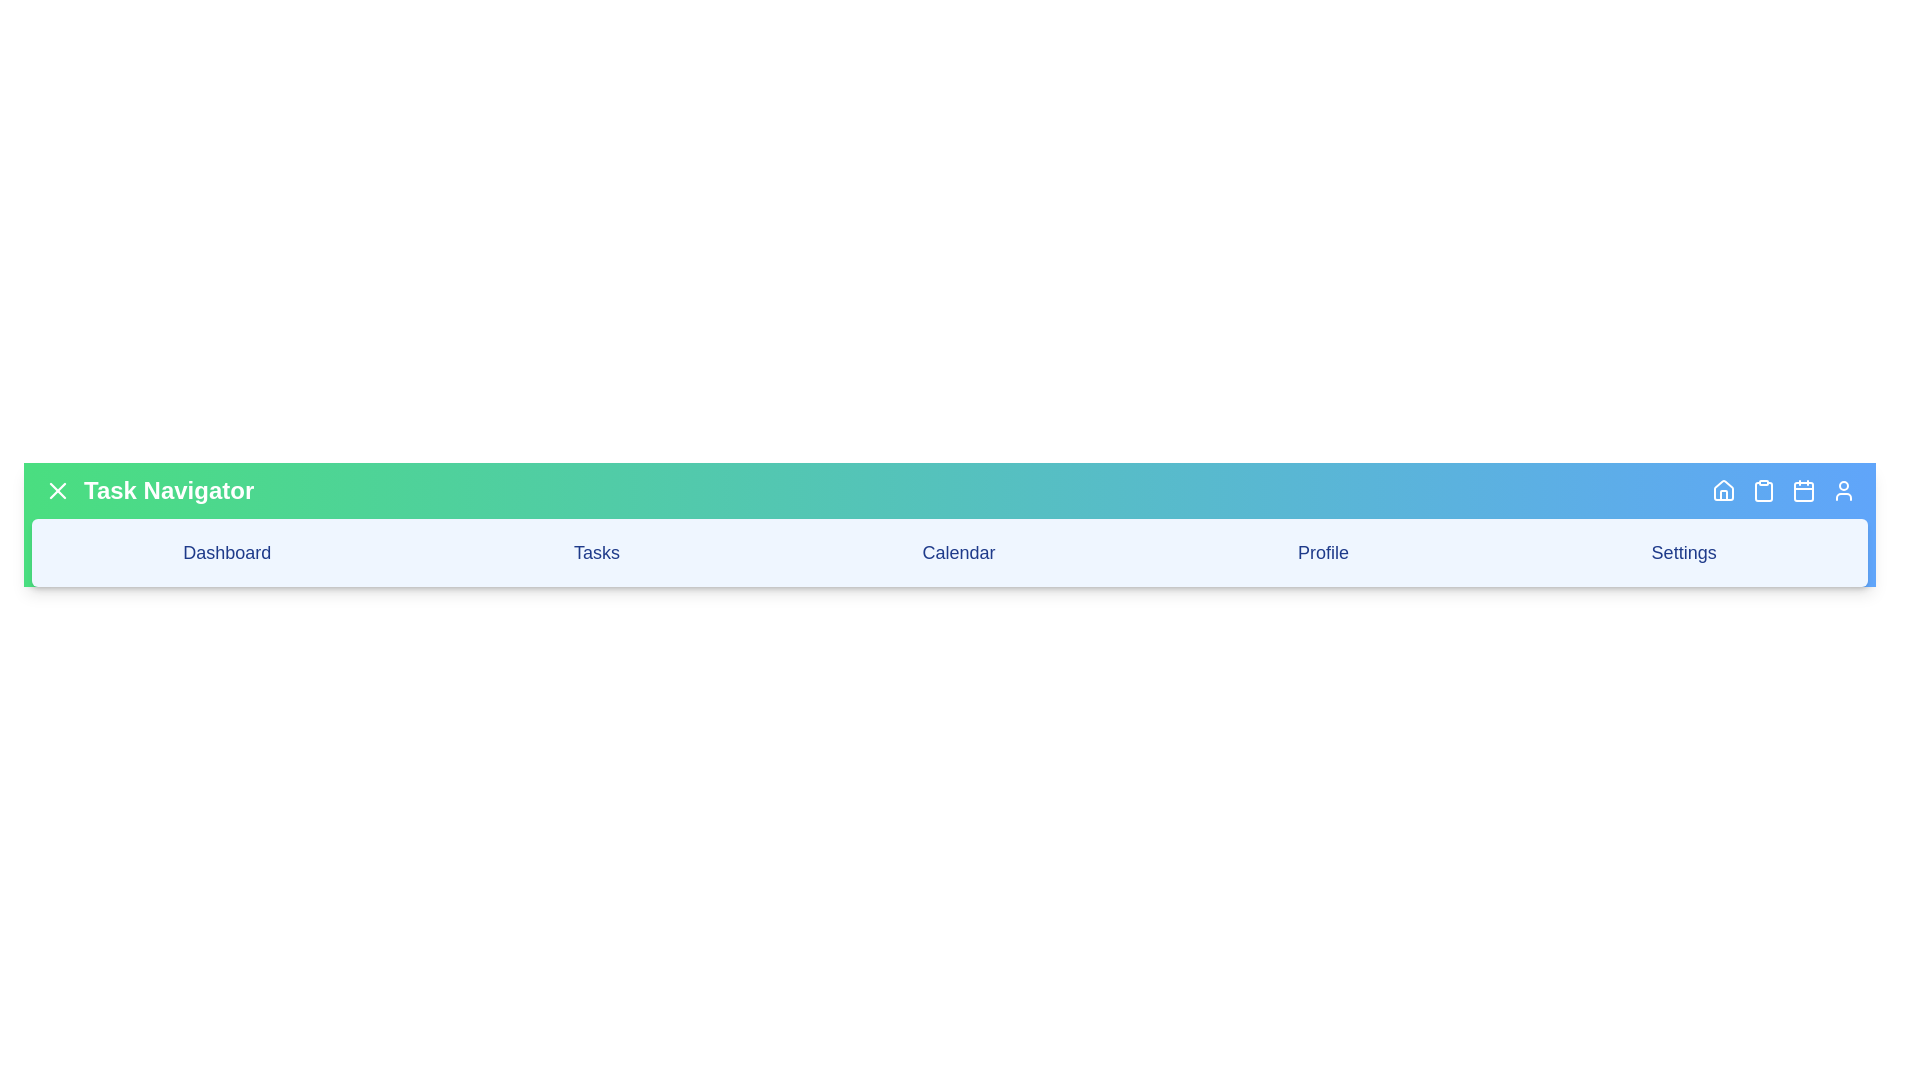 The image size is (1920, 1080). I want to click on the 'Clipboard' button in the app bar, so click(1763, 490).